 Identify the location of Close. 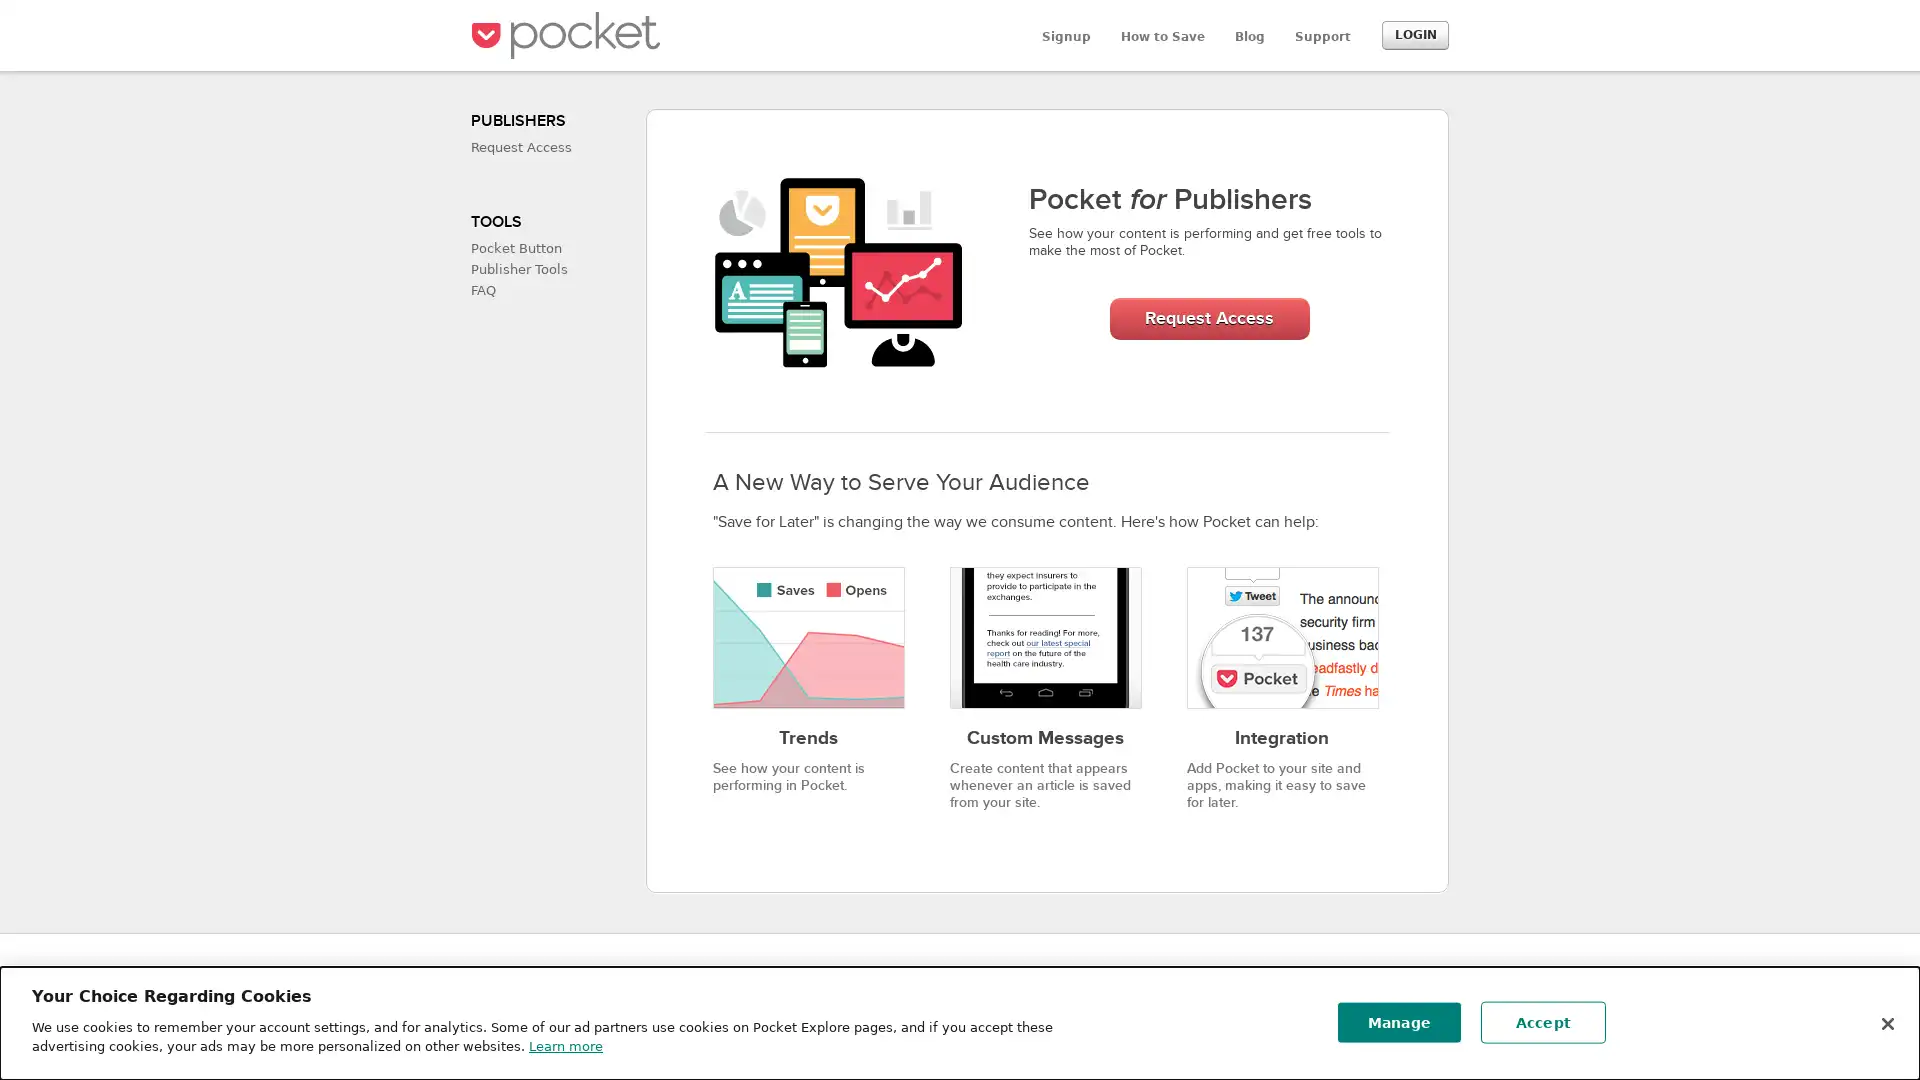
(1886, 1022).